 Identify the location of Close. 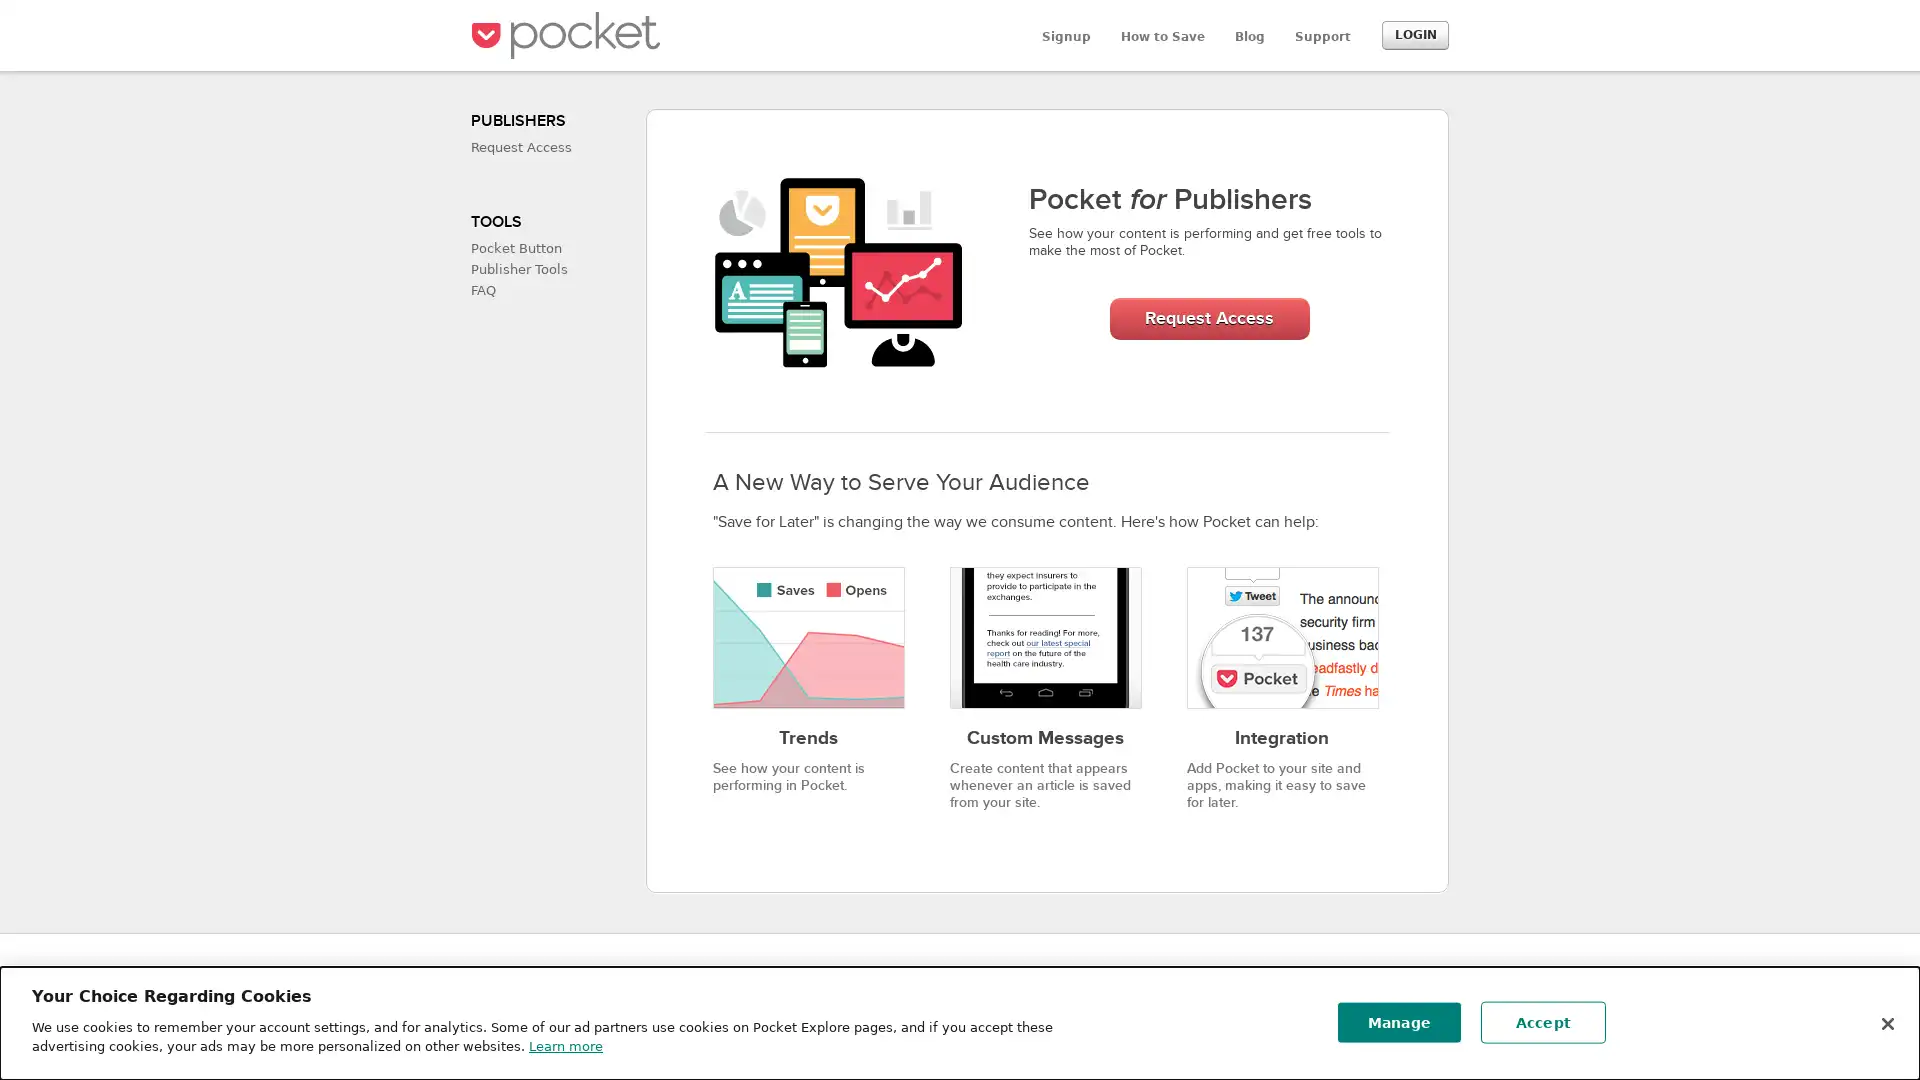
(1886, 1022).